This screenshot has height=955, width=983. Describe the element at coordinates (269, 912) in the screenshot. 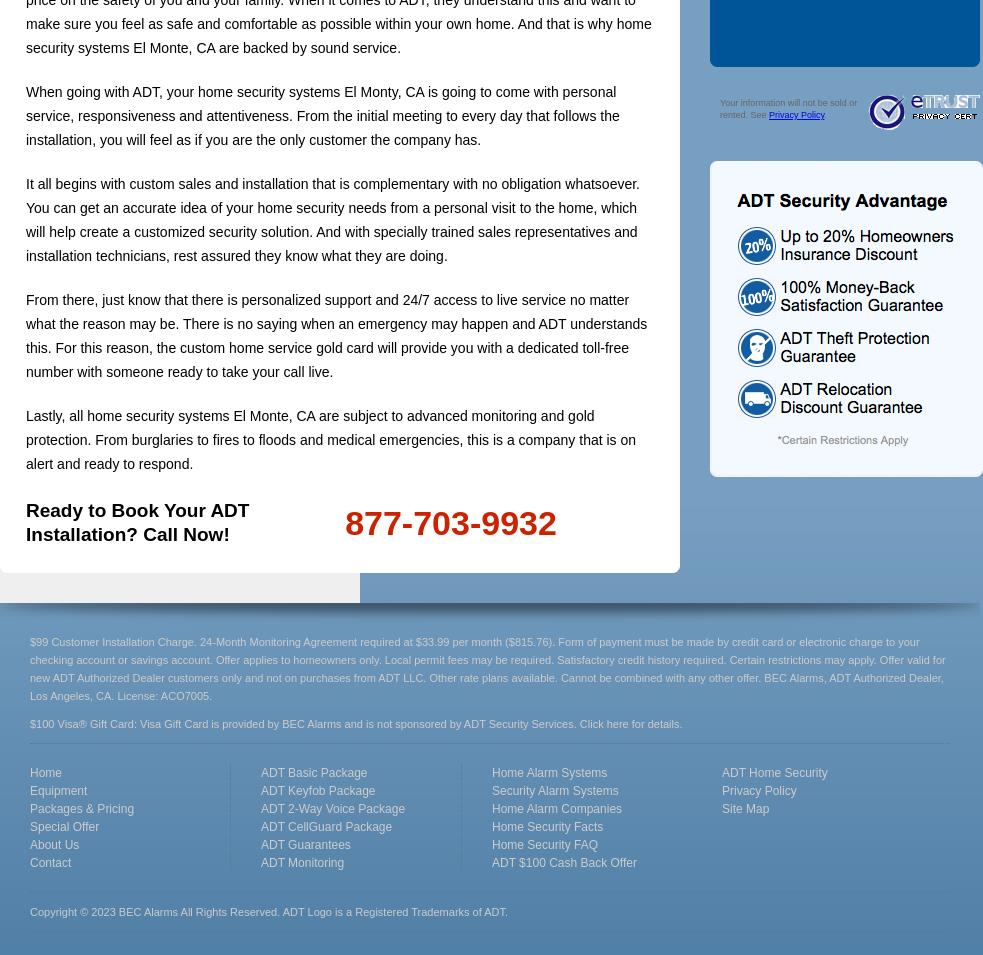

I see `'Copyright © 2023 BEC Alarms All Rights Reserved. ADT Logo is a Registered Trademarks of ADT.'` at that location.